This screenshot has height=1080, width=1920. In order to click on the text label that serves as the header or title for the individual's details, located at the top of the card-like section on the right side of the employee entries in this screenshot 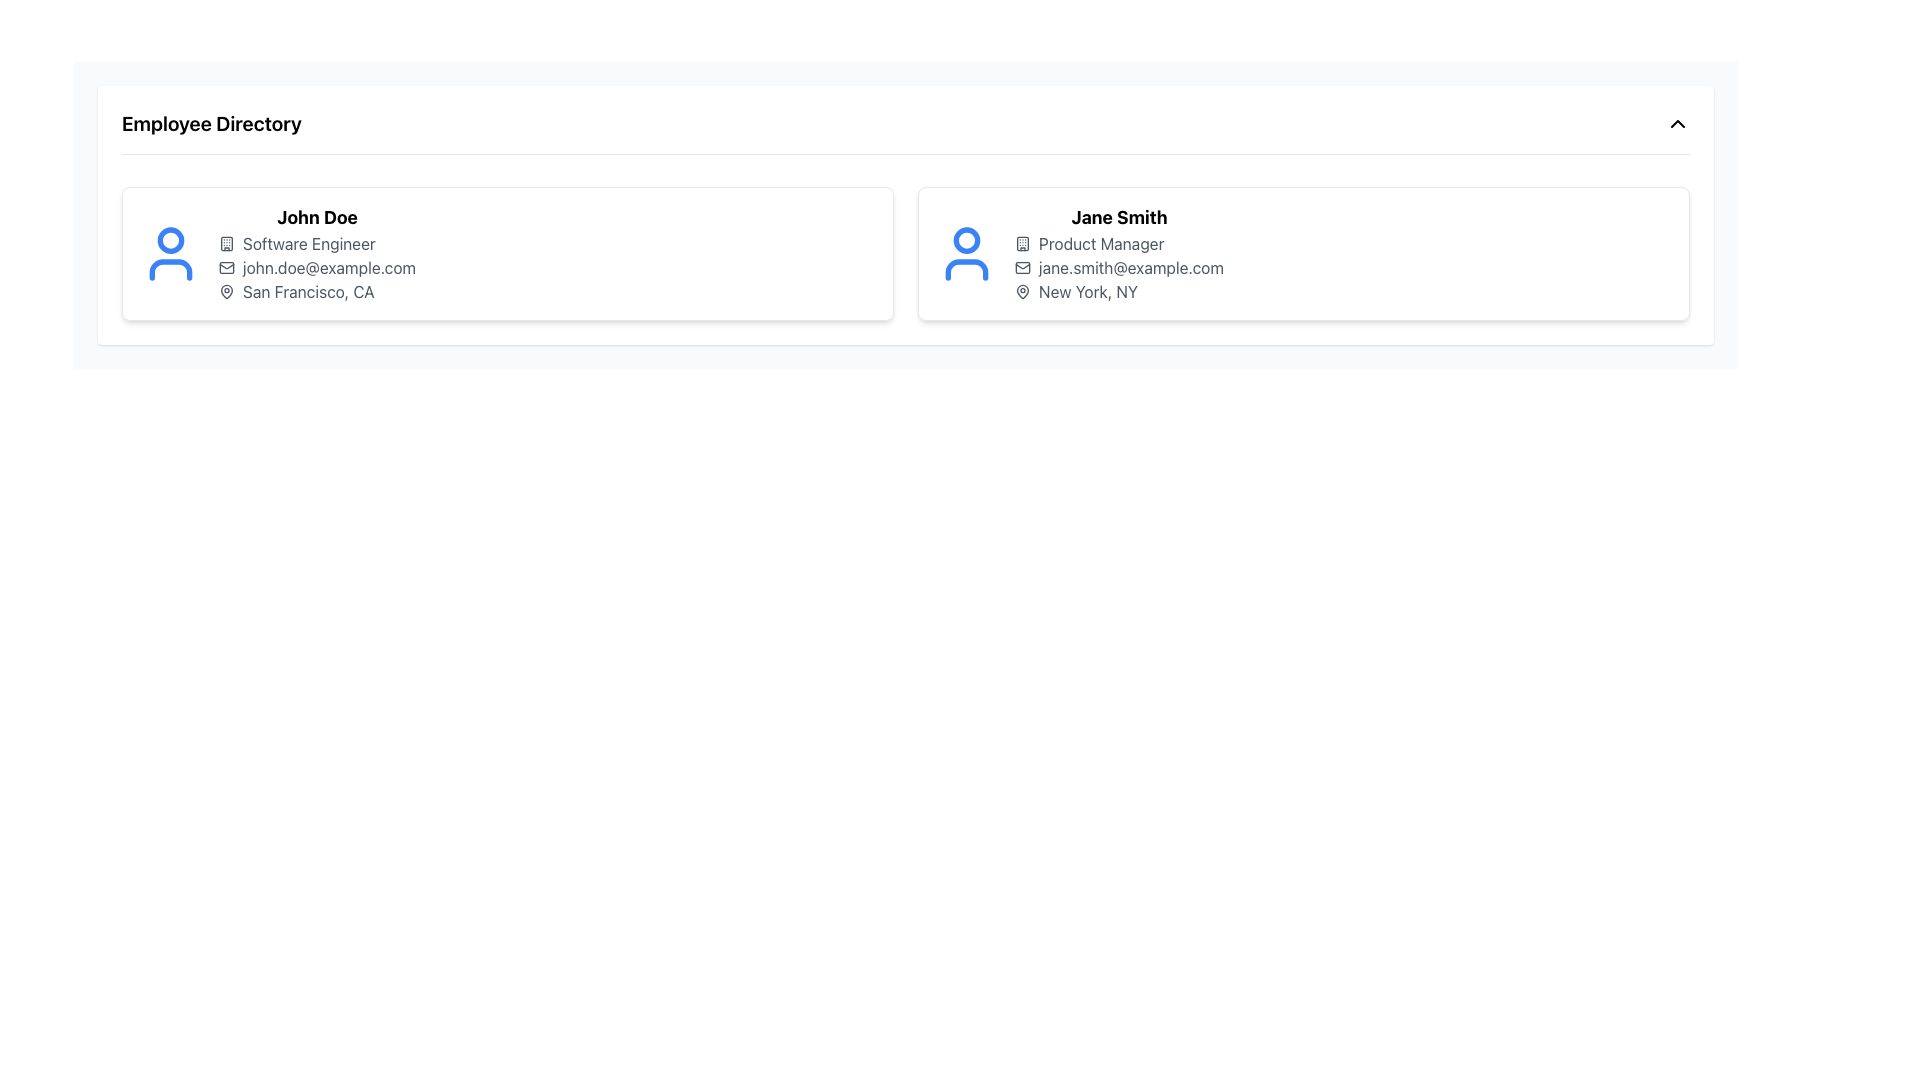, I will do `click(1118, 218)`.